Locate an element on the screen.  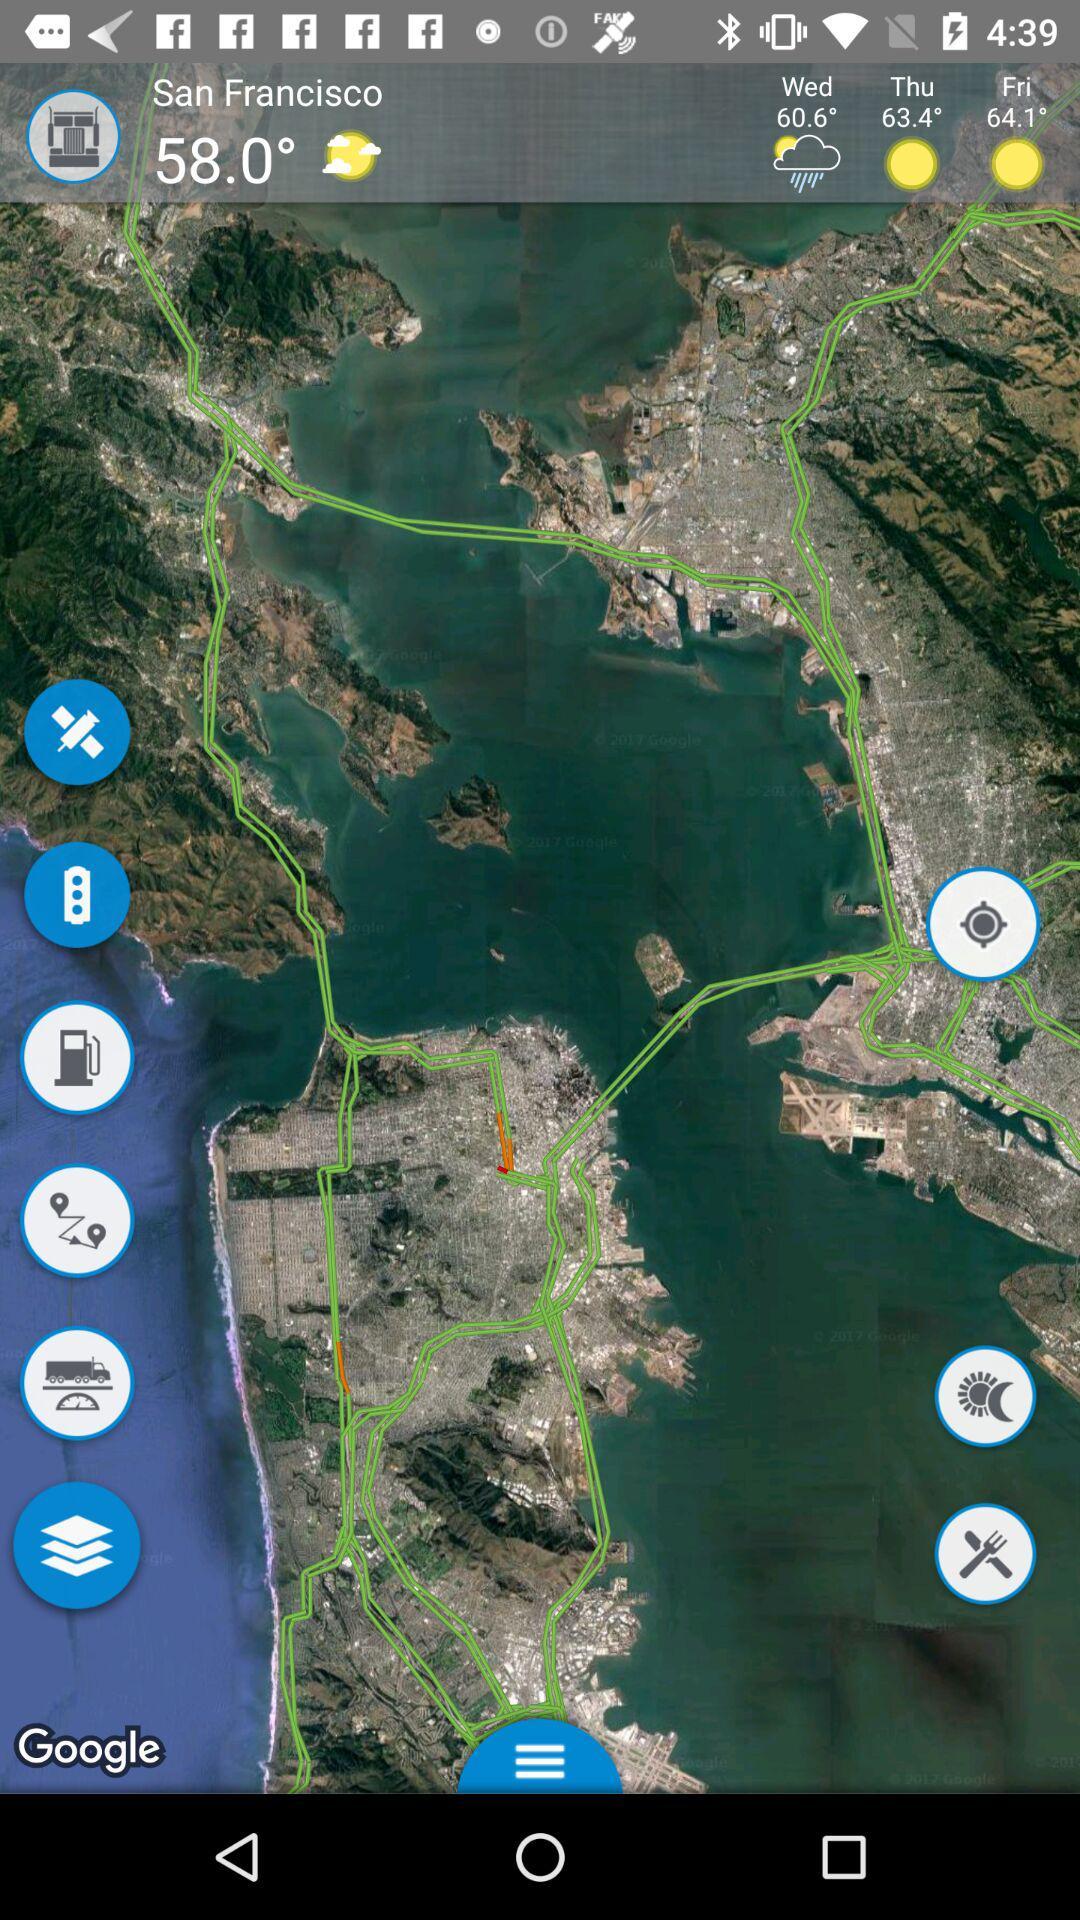
the layers icon is located at coordinates (75, 1548).